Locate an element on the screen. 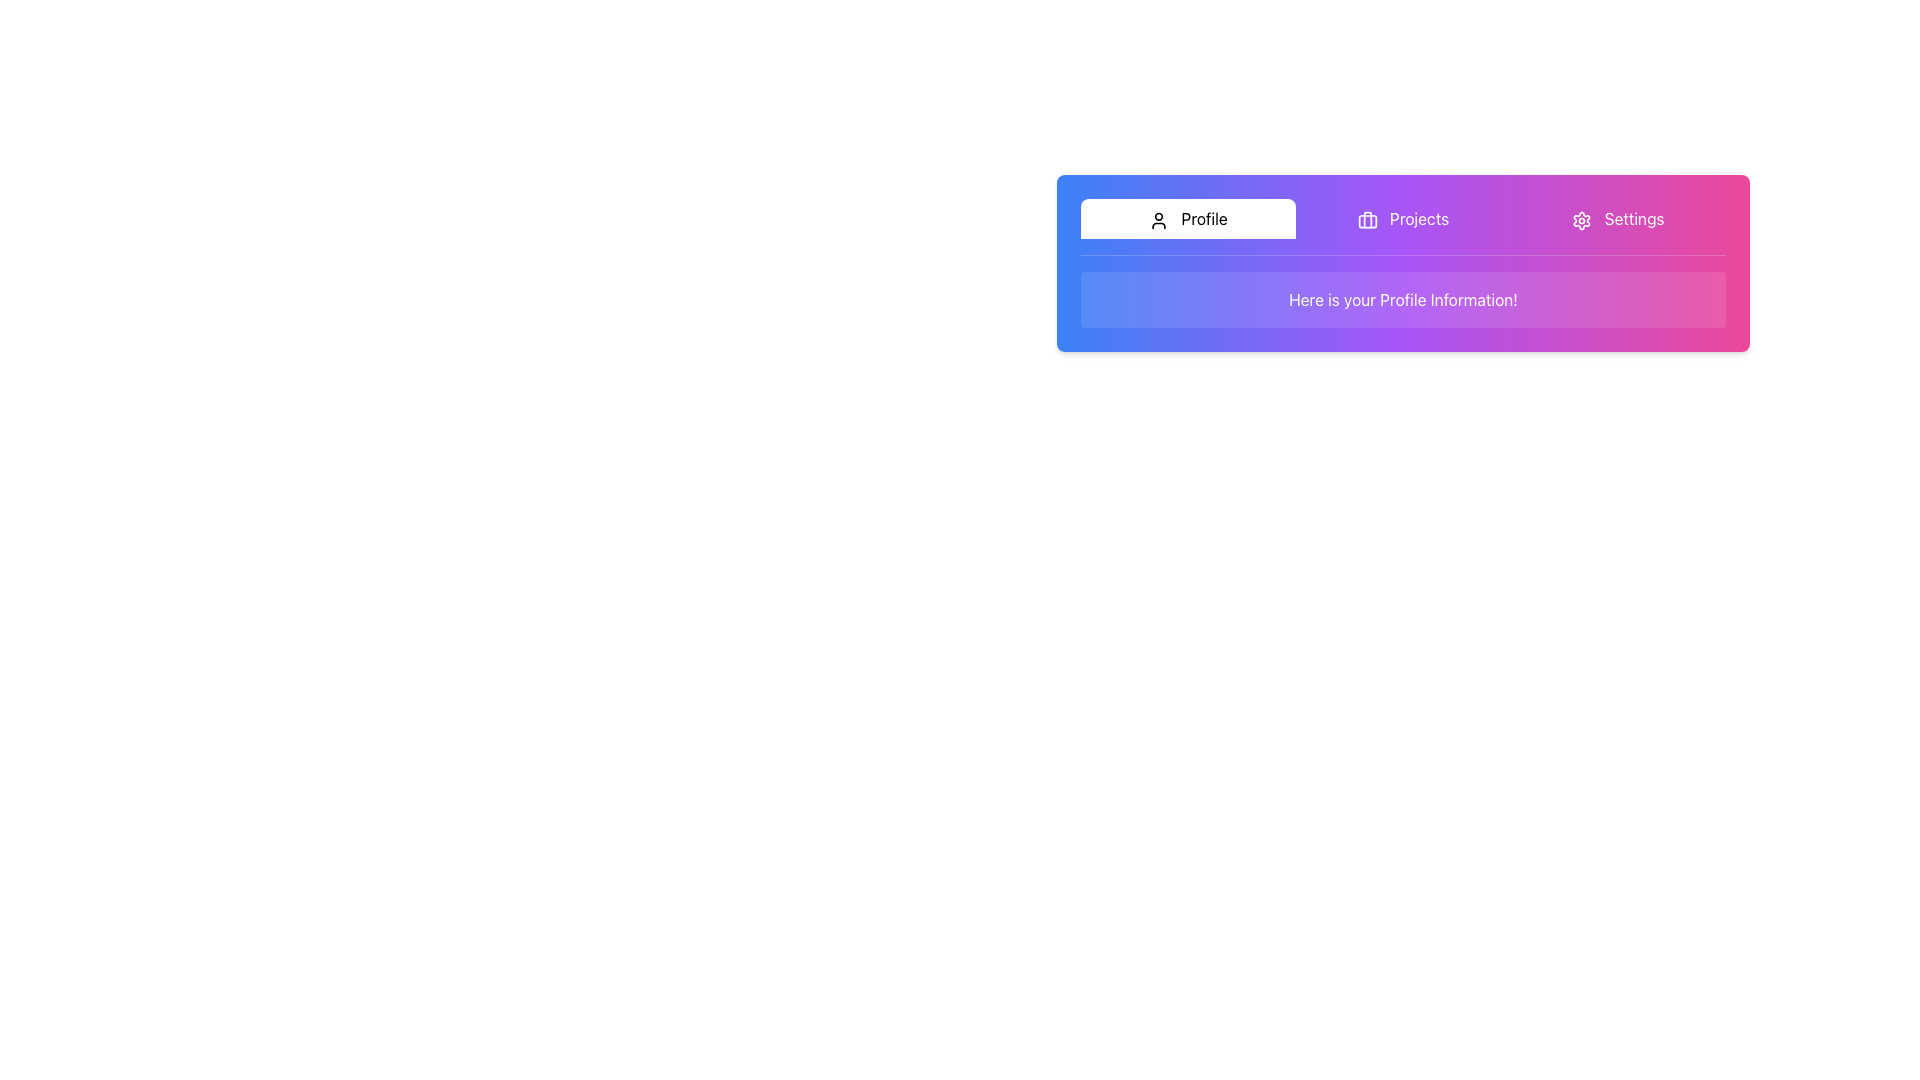  the user profile icon, which is styled as an outline of a person, located to the left of the 'Profile' text in the header tab interface is located at coordinates (1159, 220).